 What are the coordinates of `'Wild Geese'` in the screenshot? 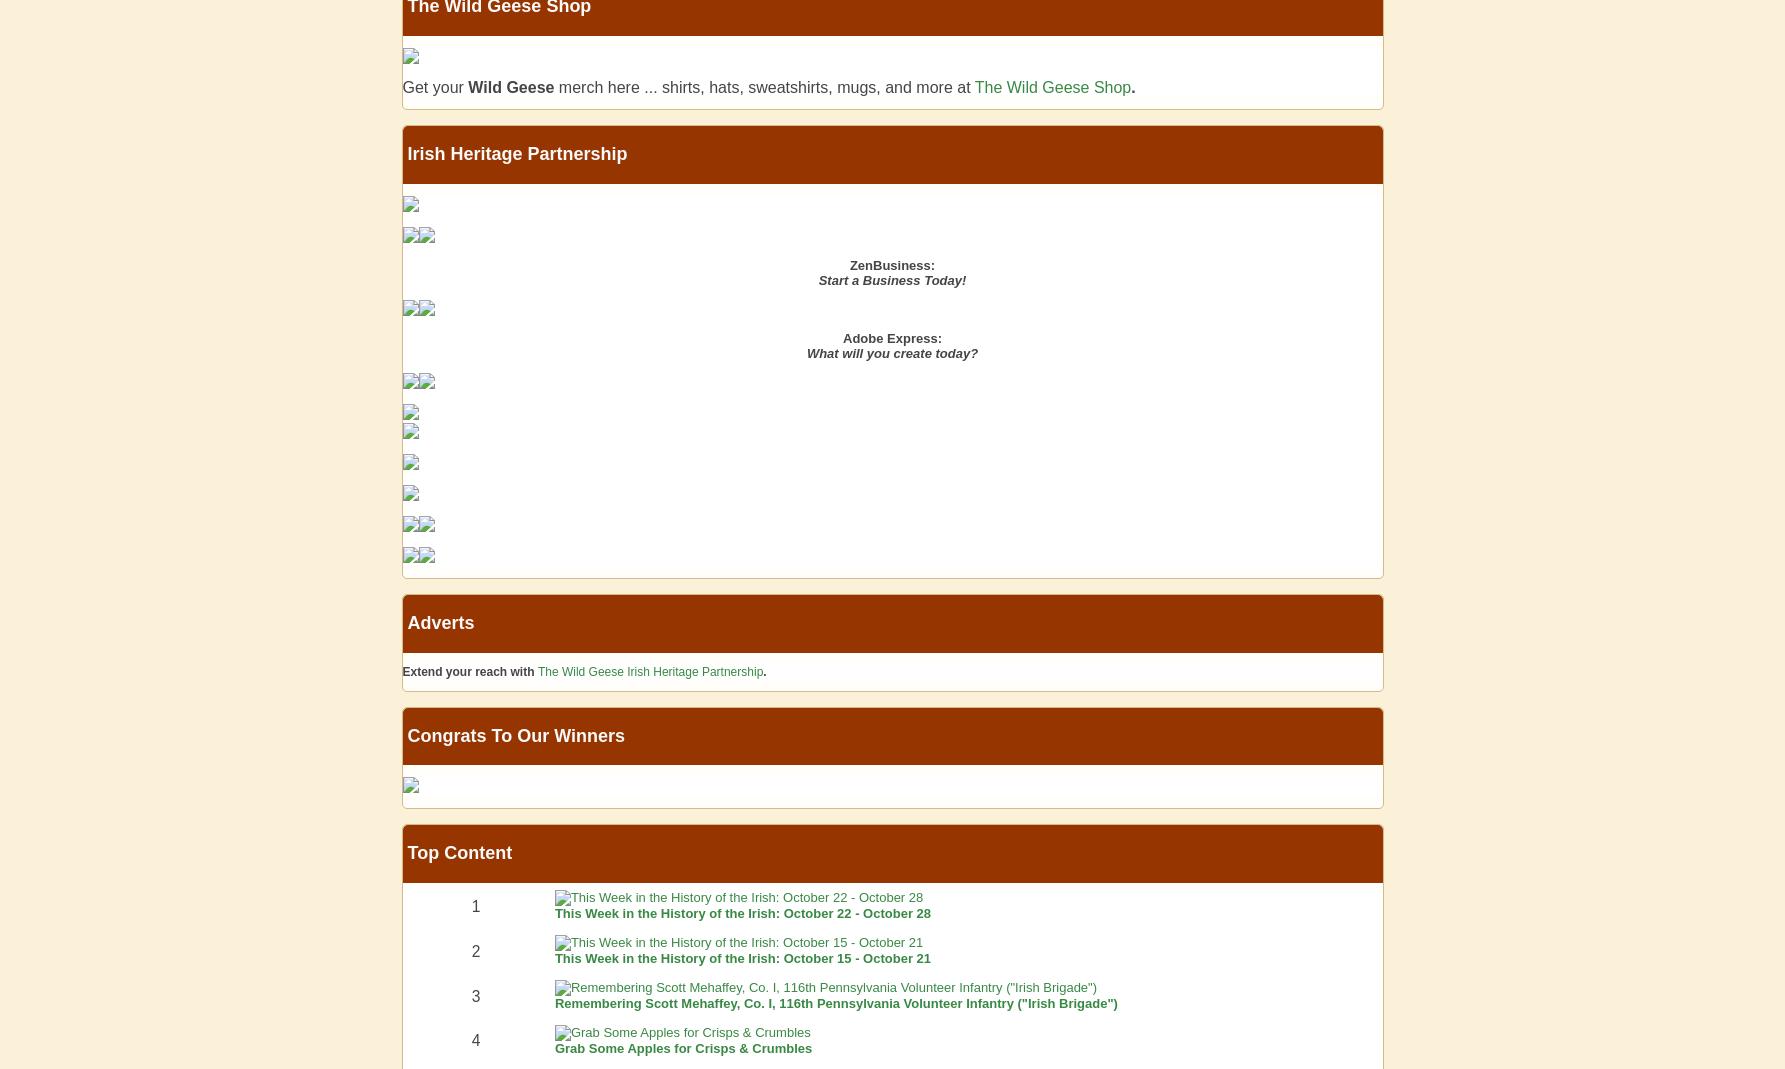 It's located at (511, 85).